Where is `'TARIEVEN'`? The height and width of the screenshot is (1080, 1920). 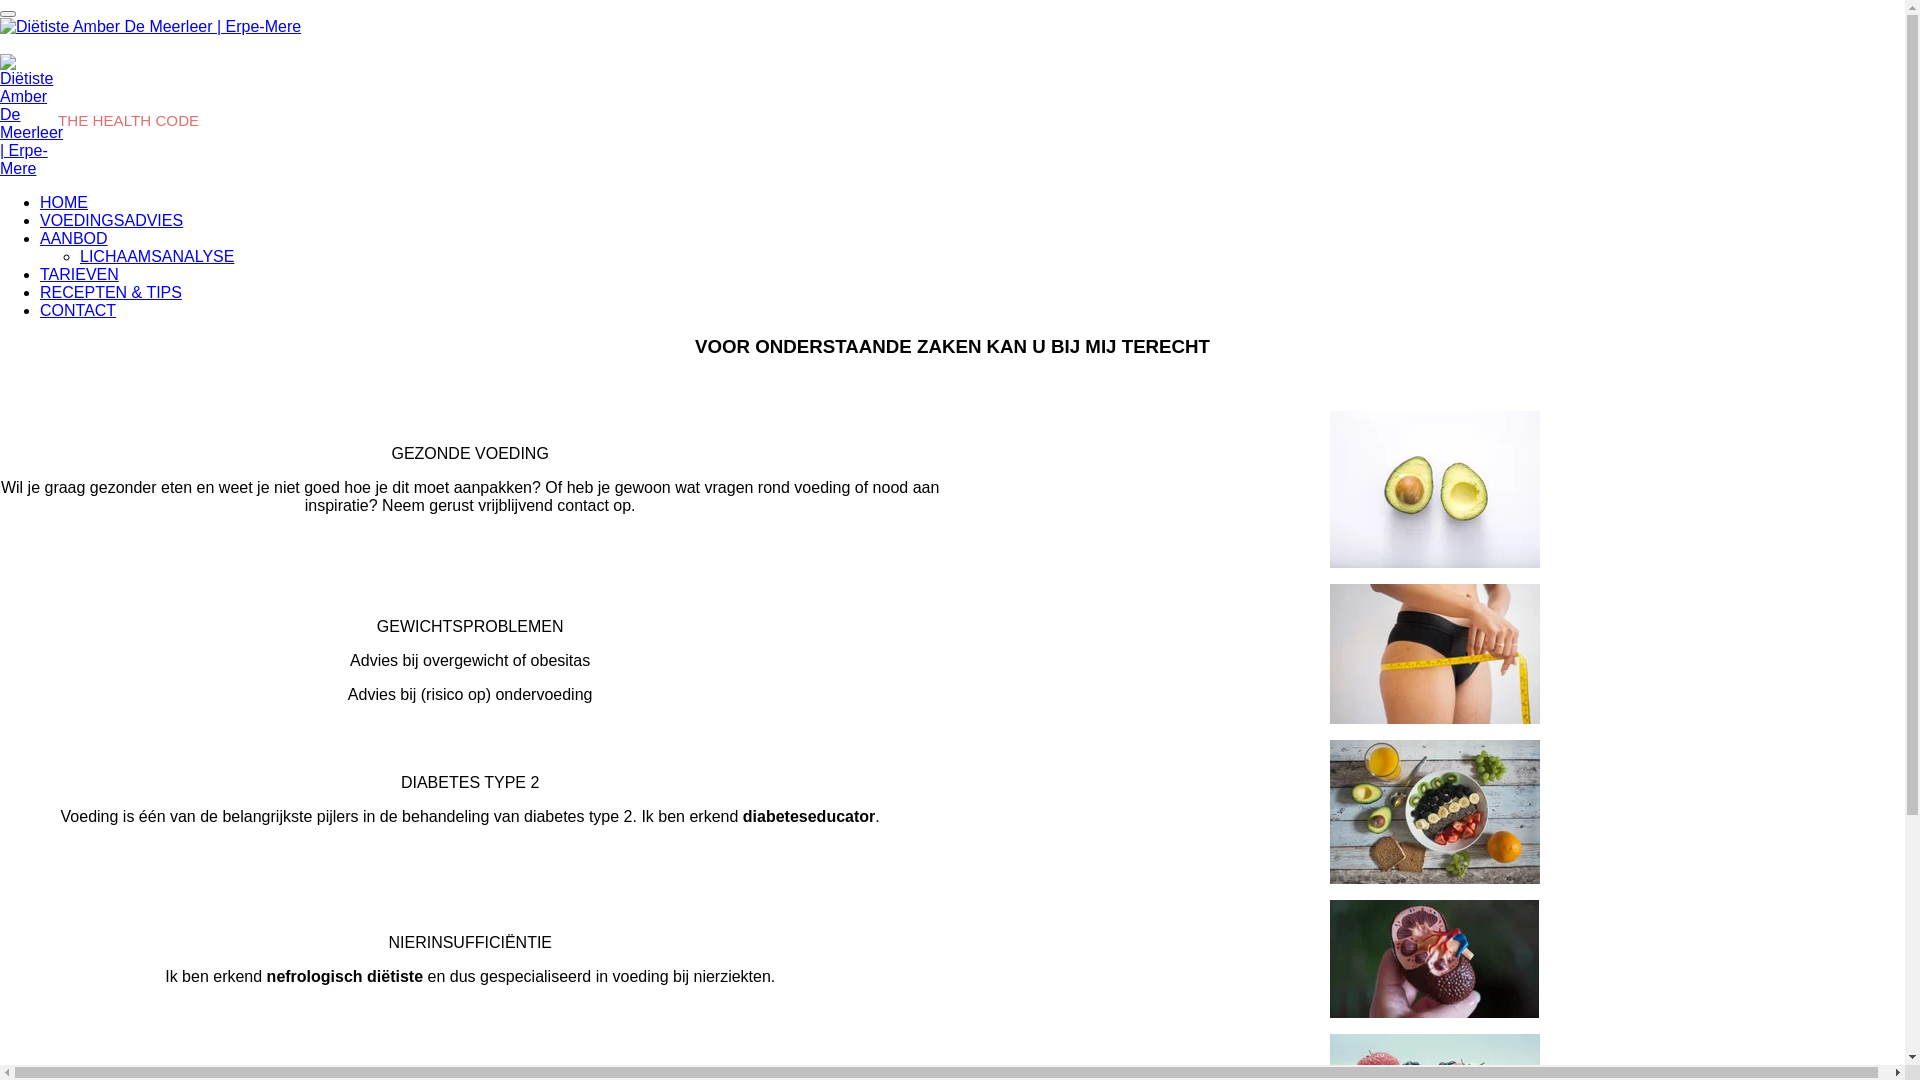
'TARIEVEN' is located at coordinates (79, 274).